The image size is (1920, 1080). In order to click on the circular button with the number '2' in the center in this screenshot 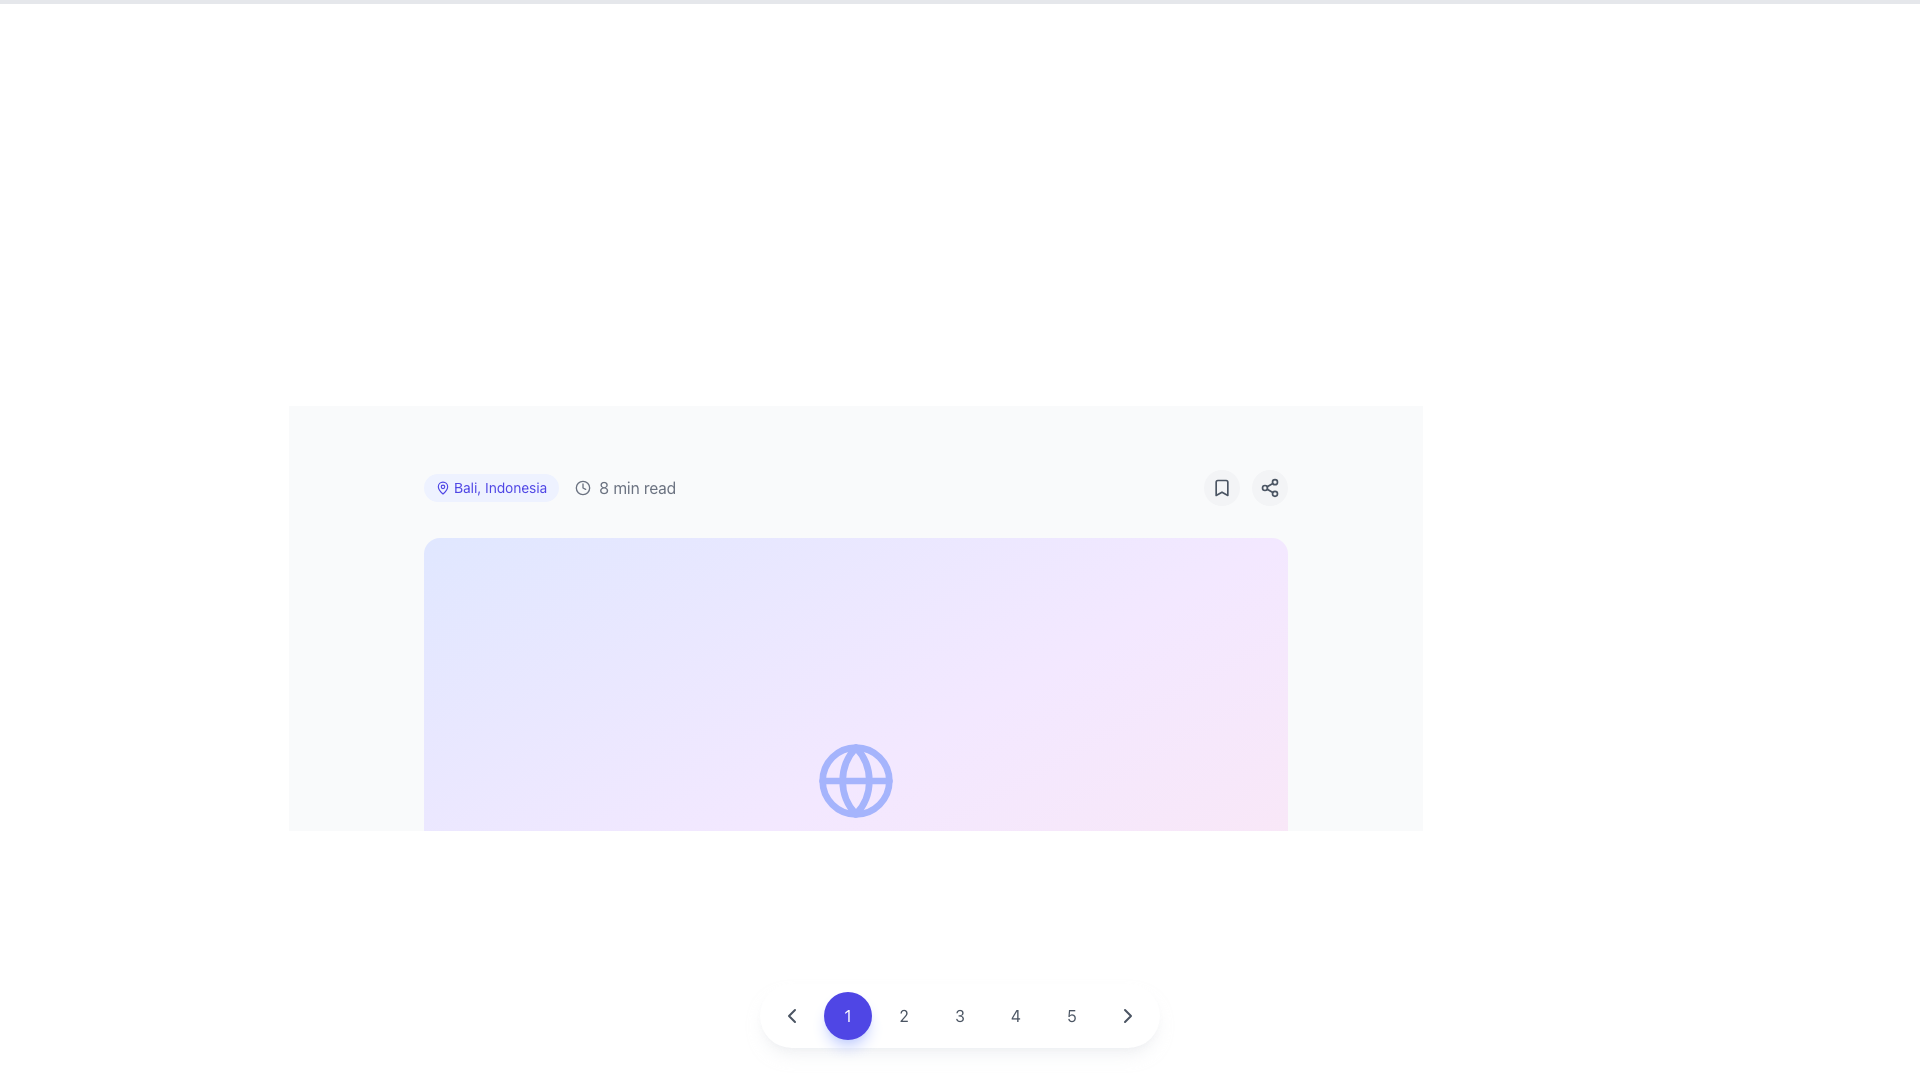, I will do `click(902, 1015)`.